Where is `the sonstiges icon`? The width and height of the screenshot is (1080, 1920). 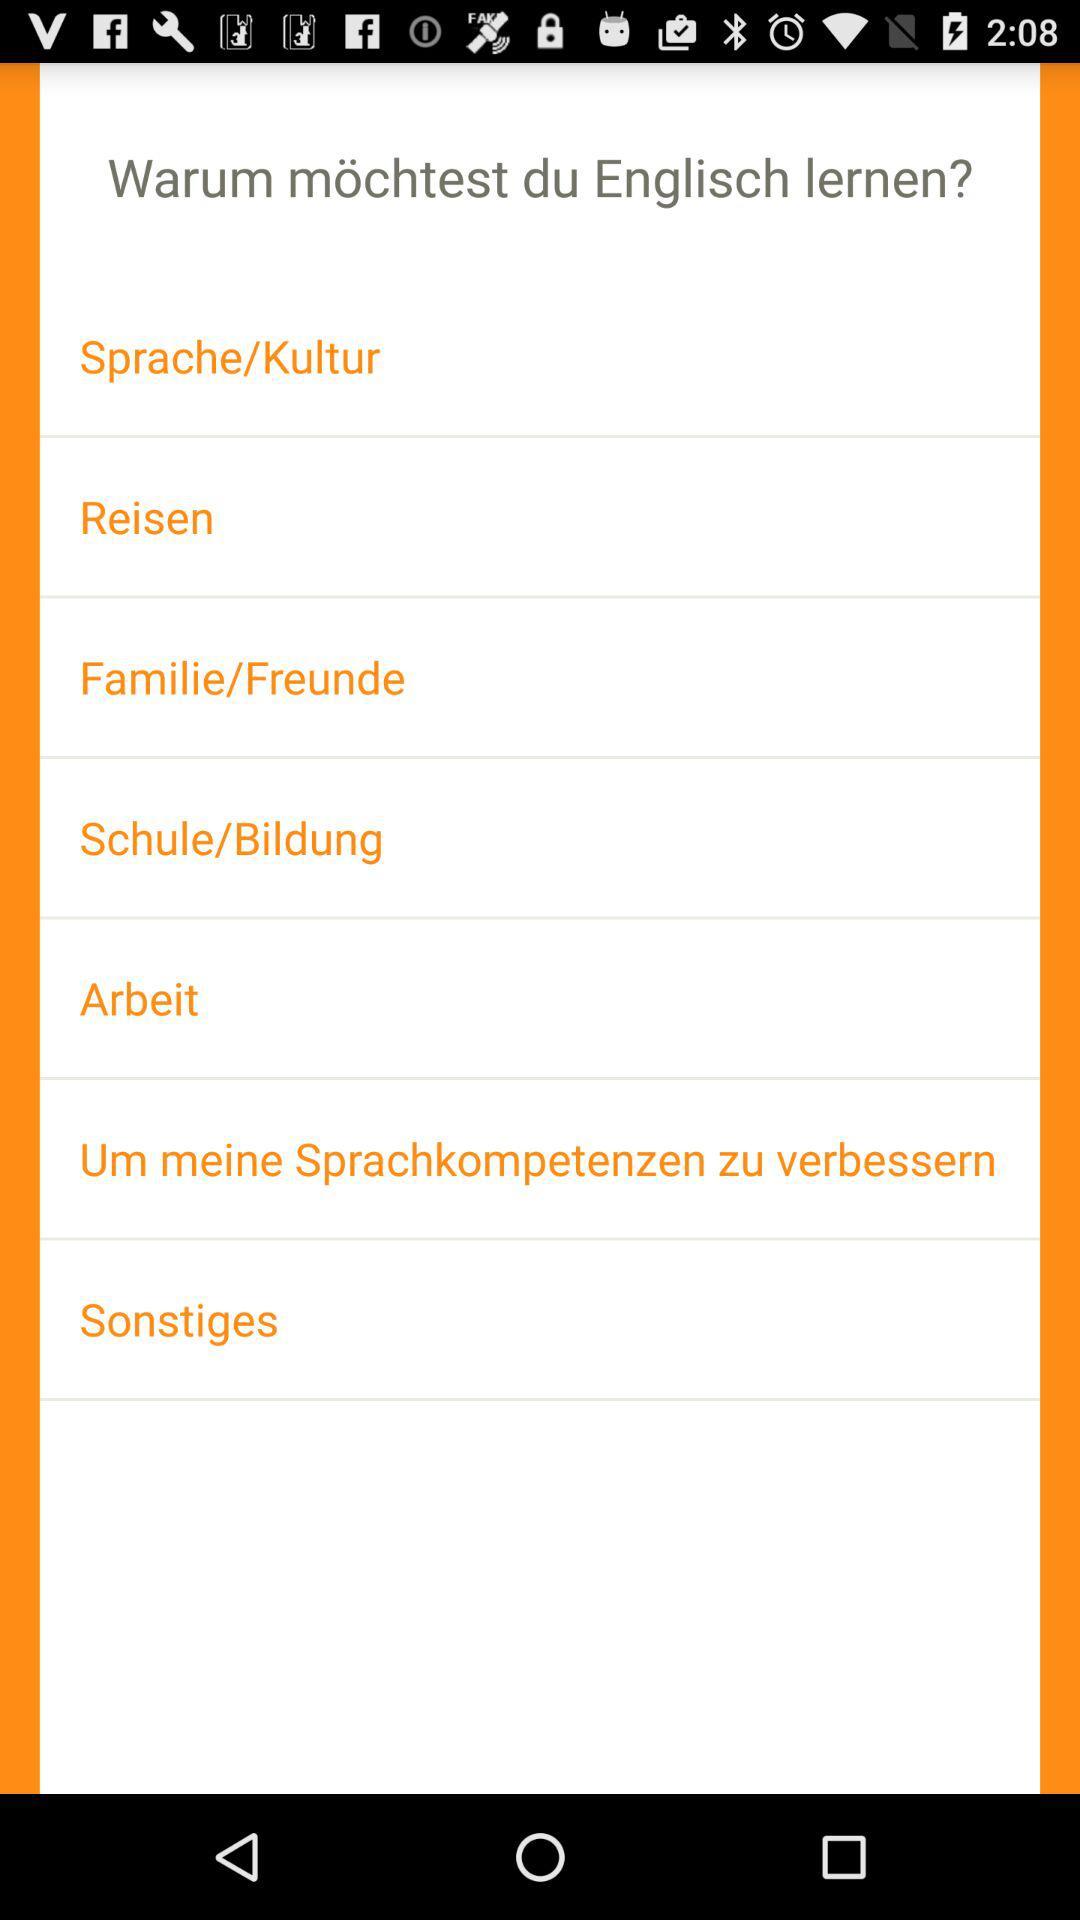 the sonstiges icon is located at coordinates (540, 1319).